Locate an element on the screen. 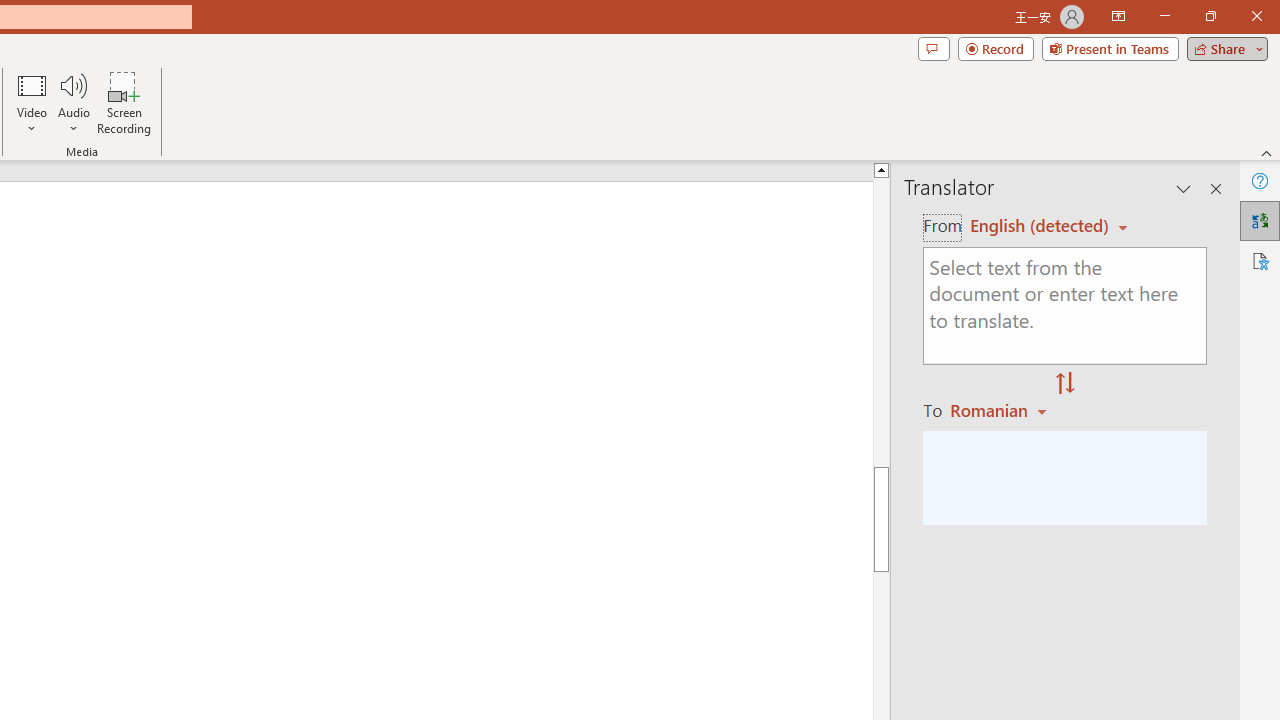 The image size is (1280, 720). 'Czech (detected)' is located at coordinates (1040, 225).